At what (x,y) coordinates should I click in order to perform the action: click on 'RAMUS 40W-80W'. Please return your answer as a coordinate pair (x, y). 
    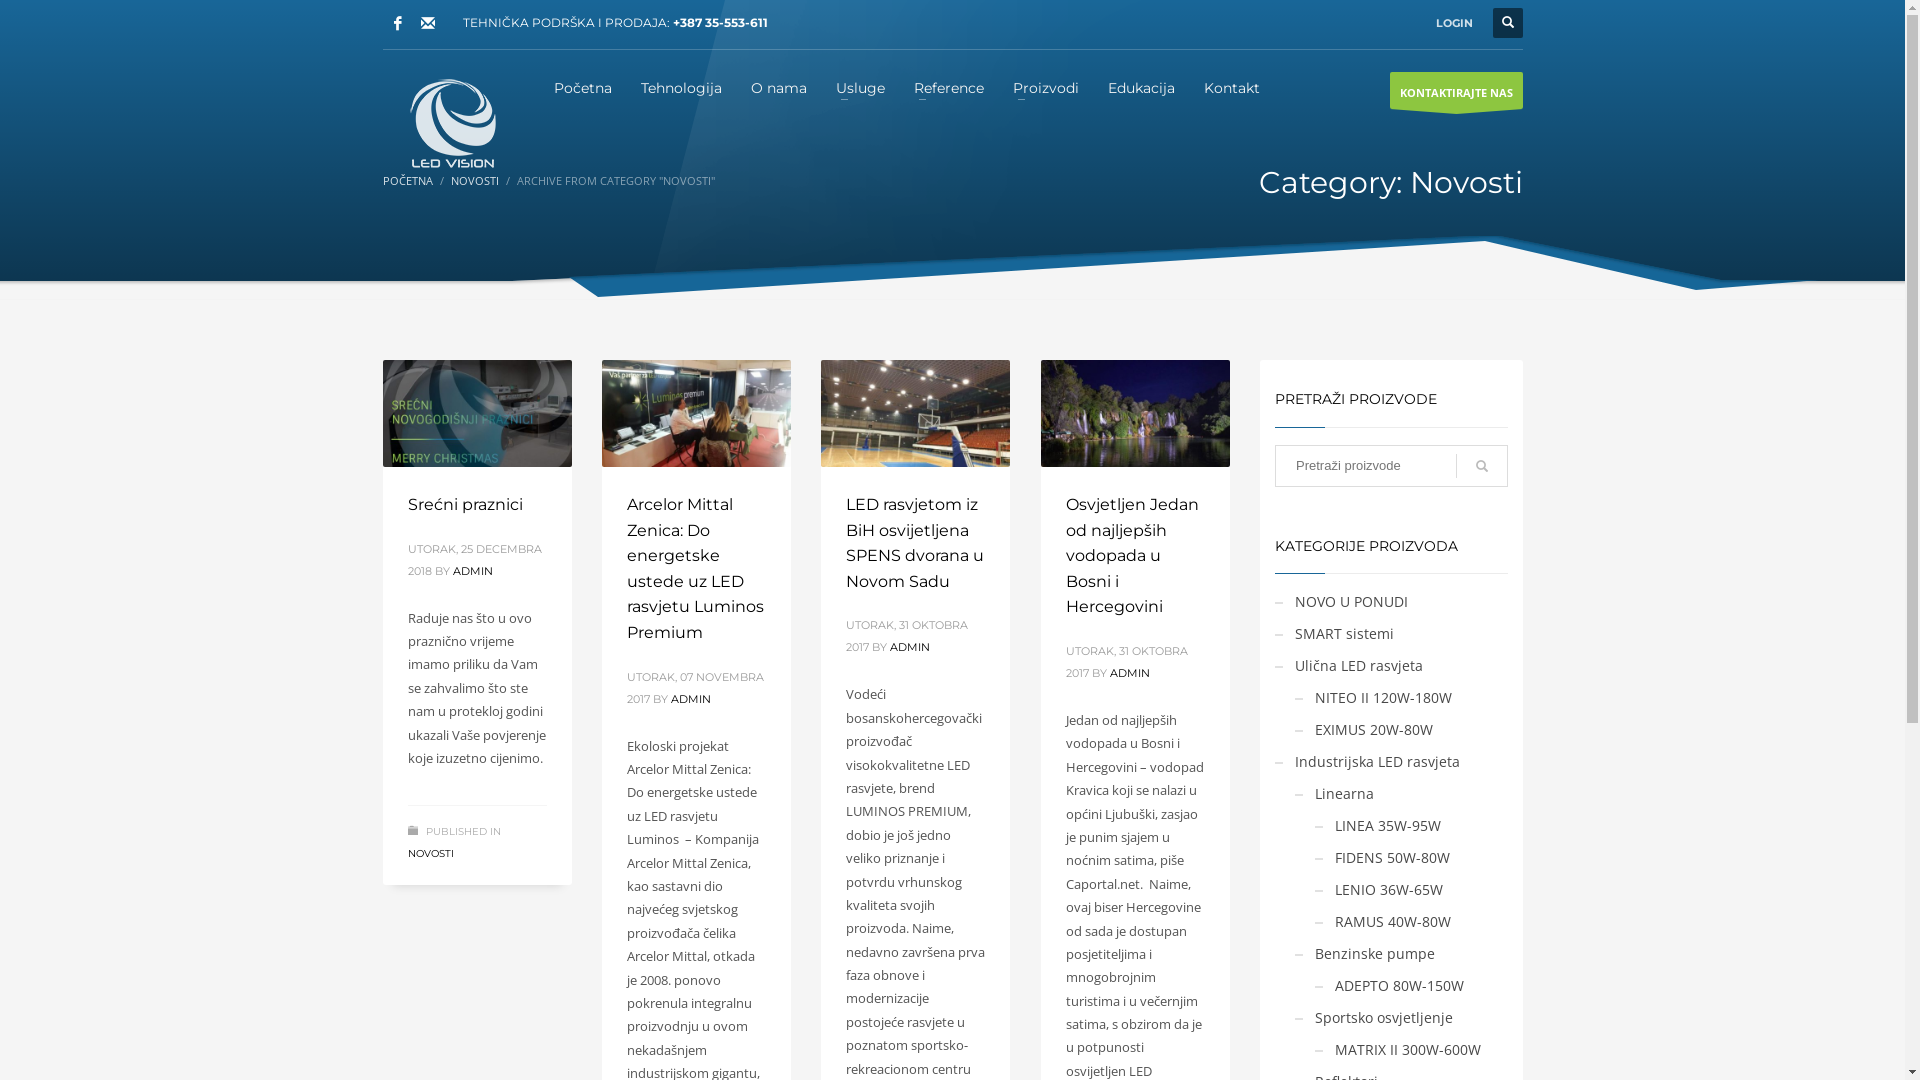
    Looking at the image, I should click on (1381, 921).